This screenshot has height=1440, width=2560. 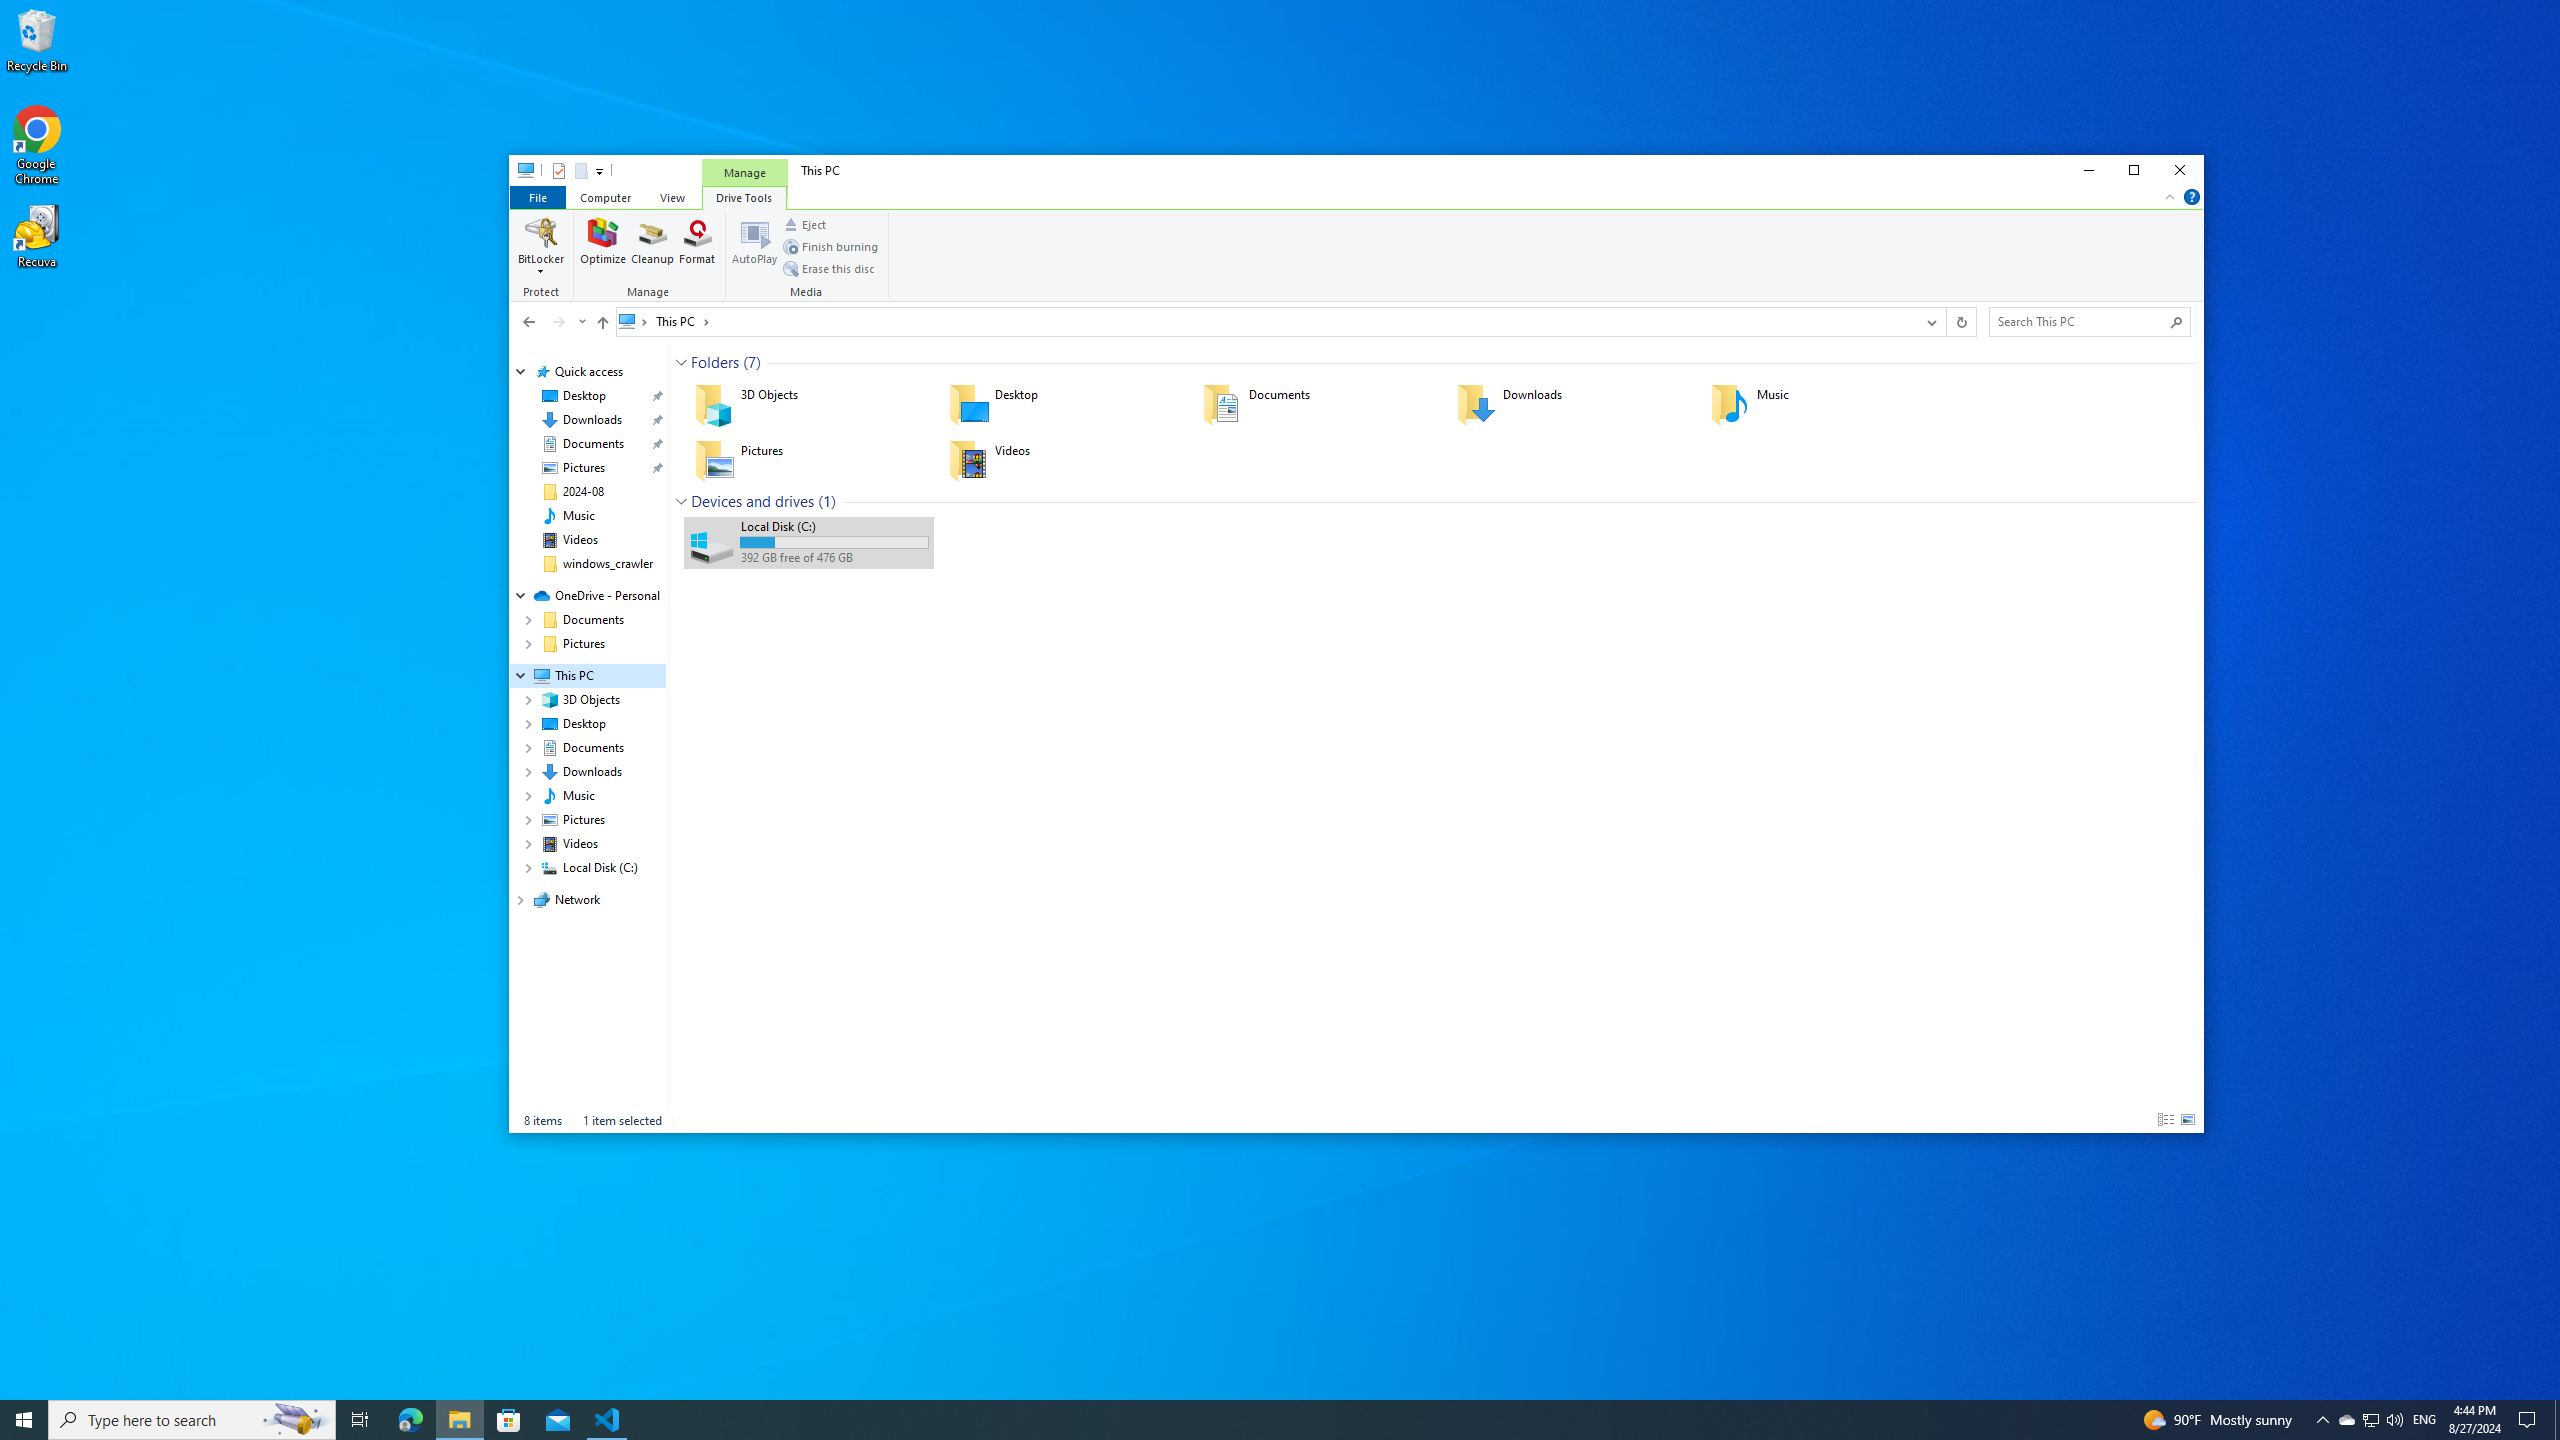 What do you see at coordinates (583, 395) in the screenshot?
I see `'Desktop (pinned)'` at bounding box center [583, 395].